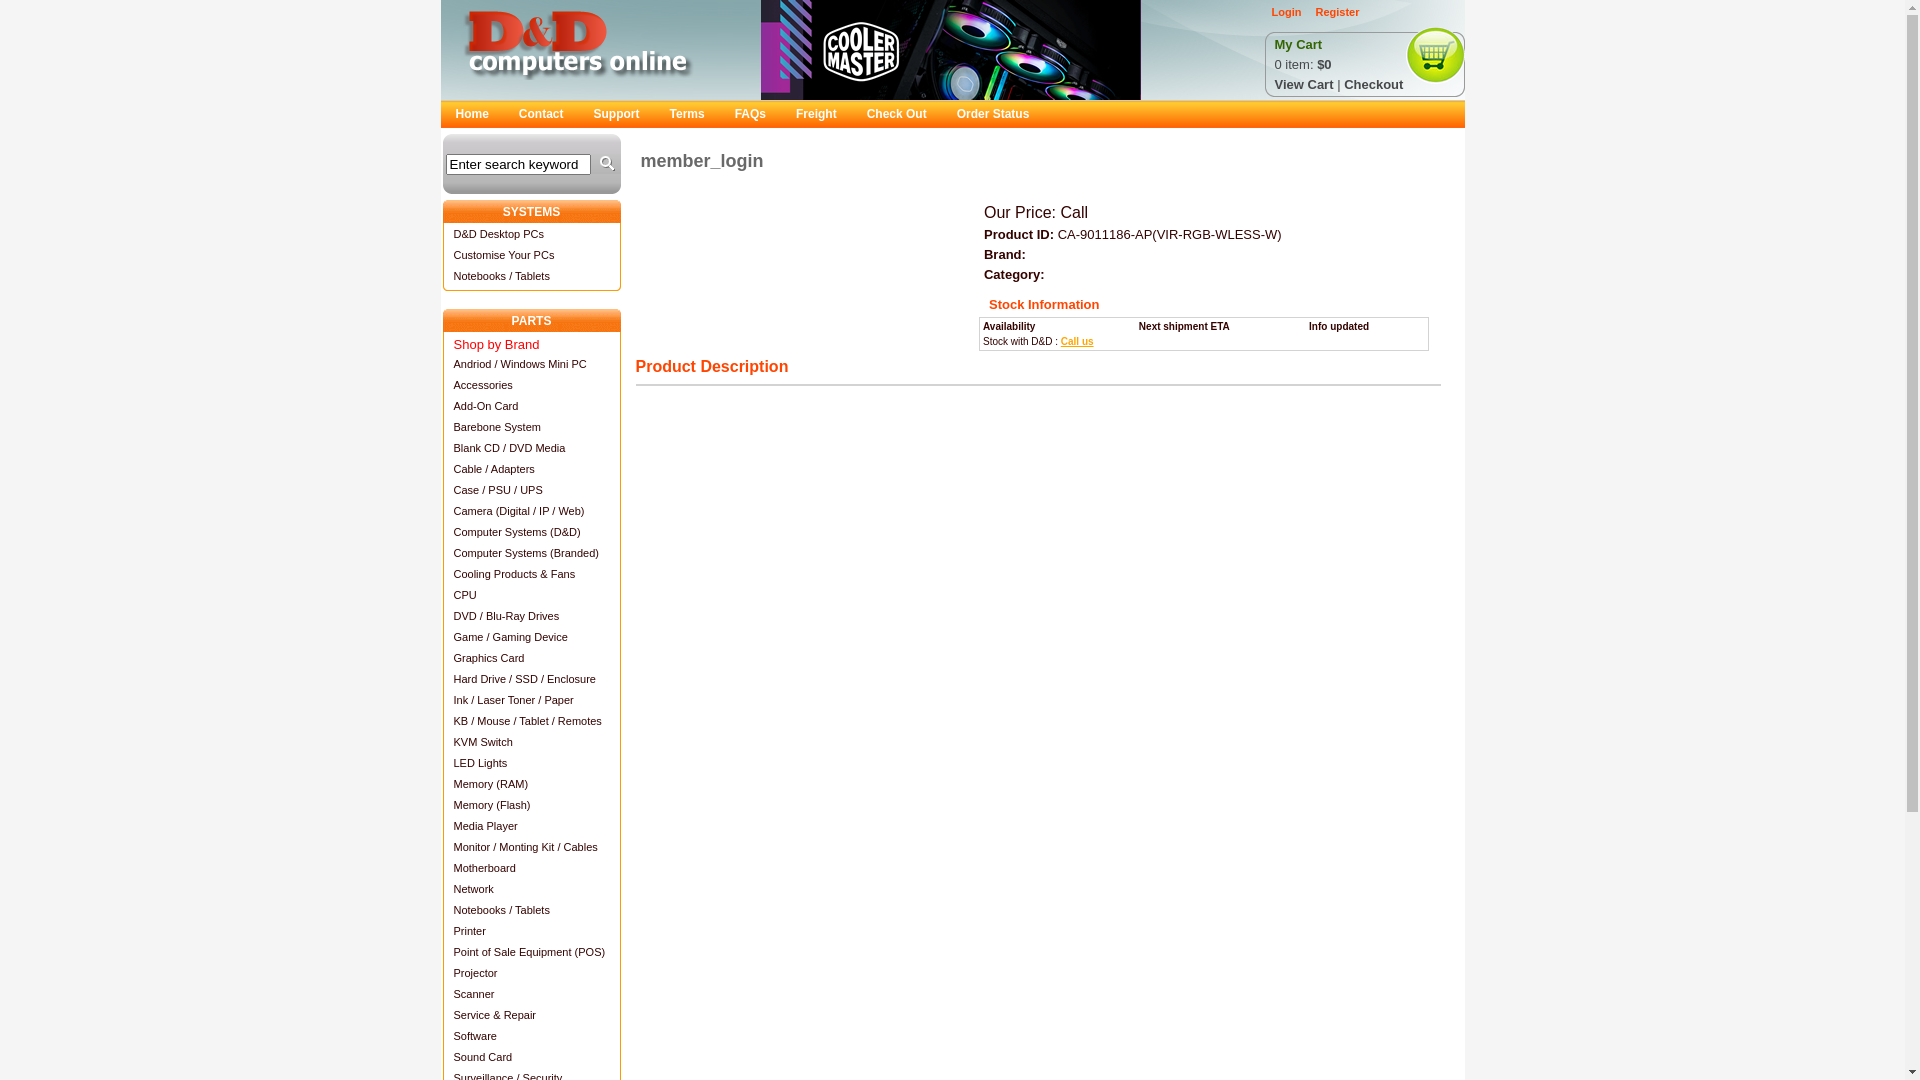  I want to click on 'Checkout', so click(1344, 83).